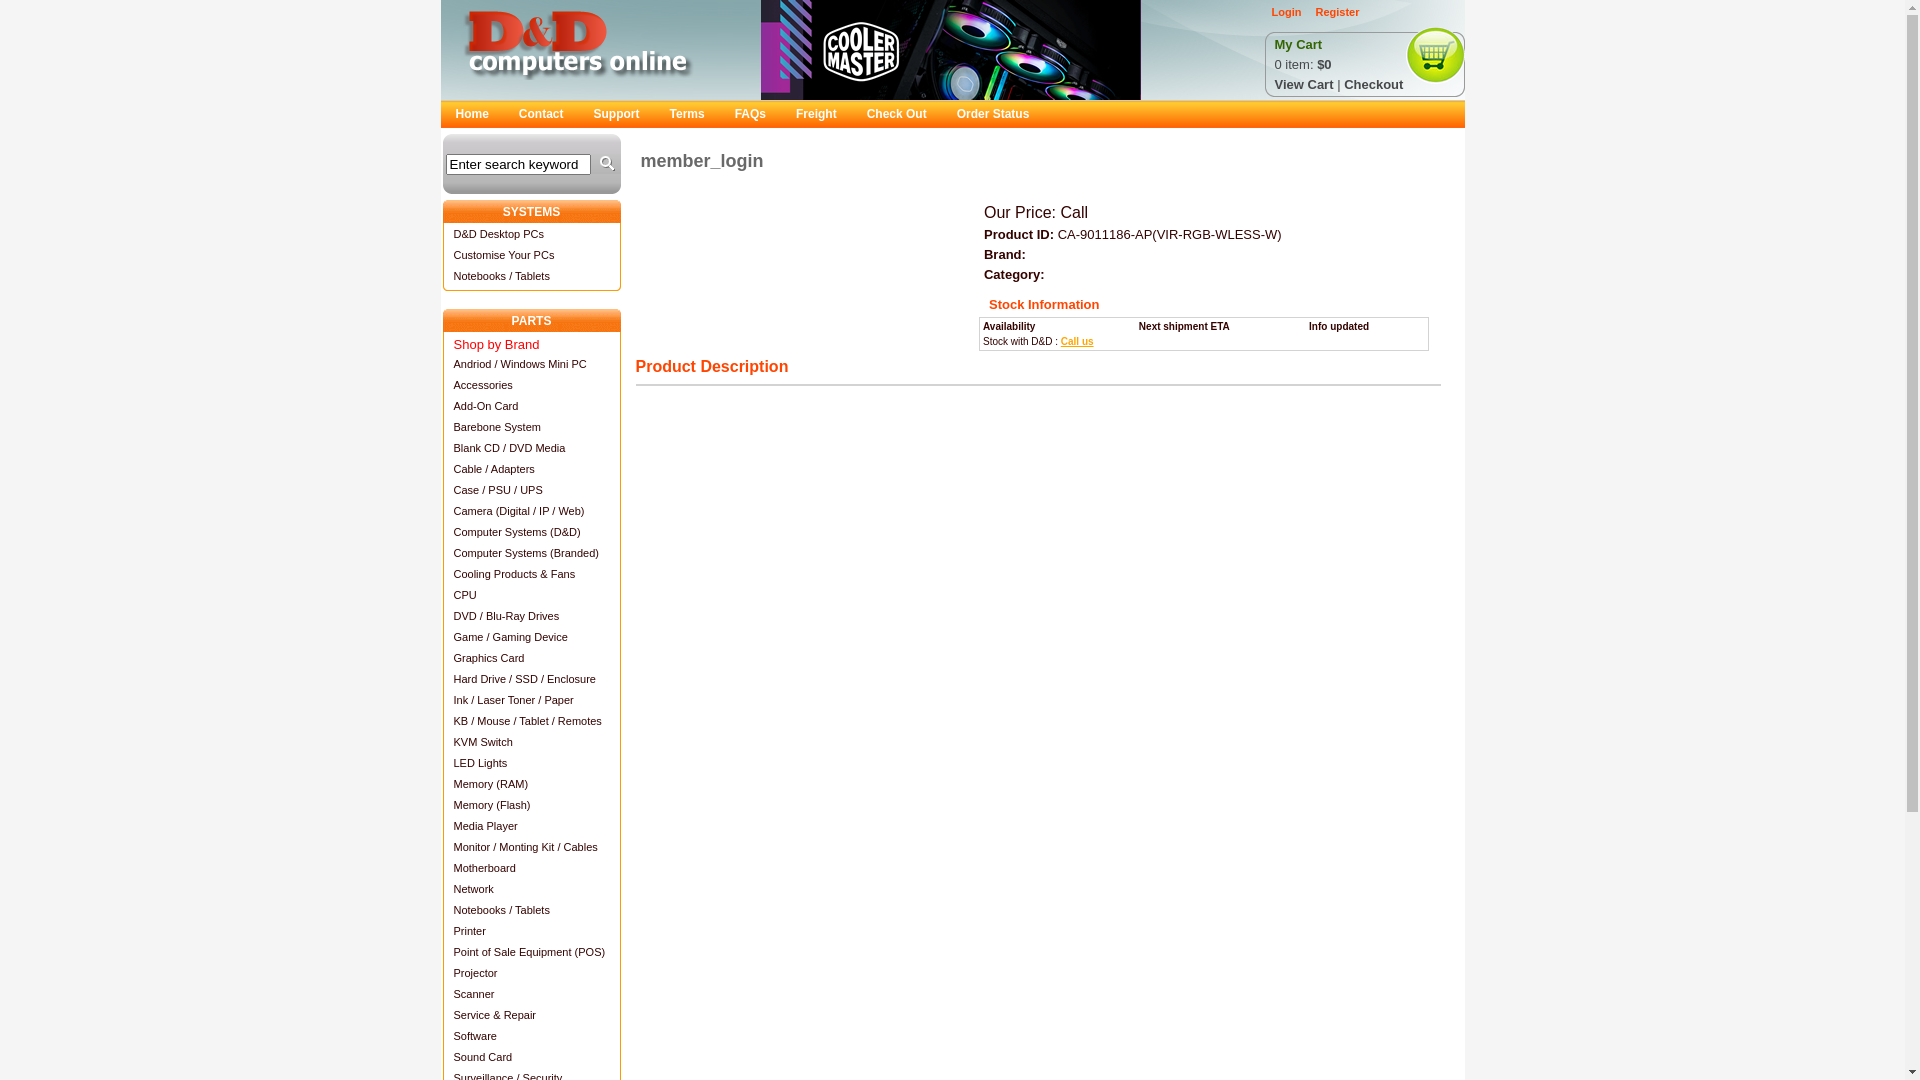  I want to click on 'Checkout', so click(1344, 83).